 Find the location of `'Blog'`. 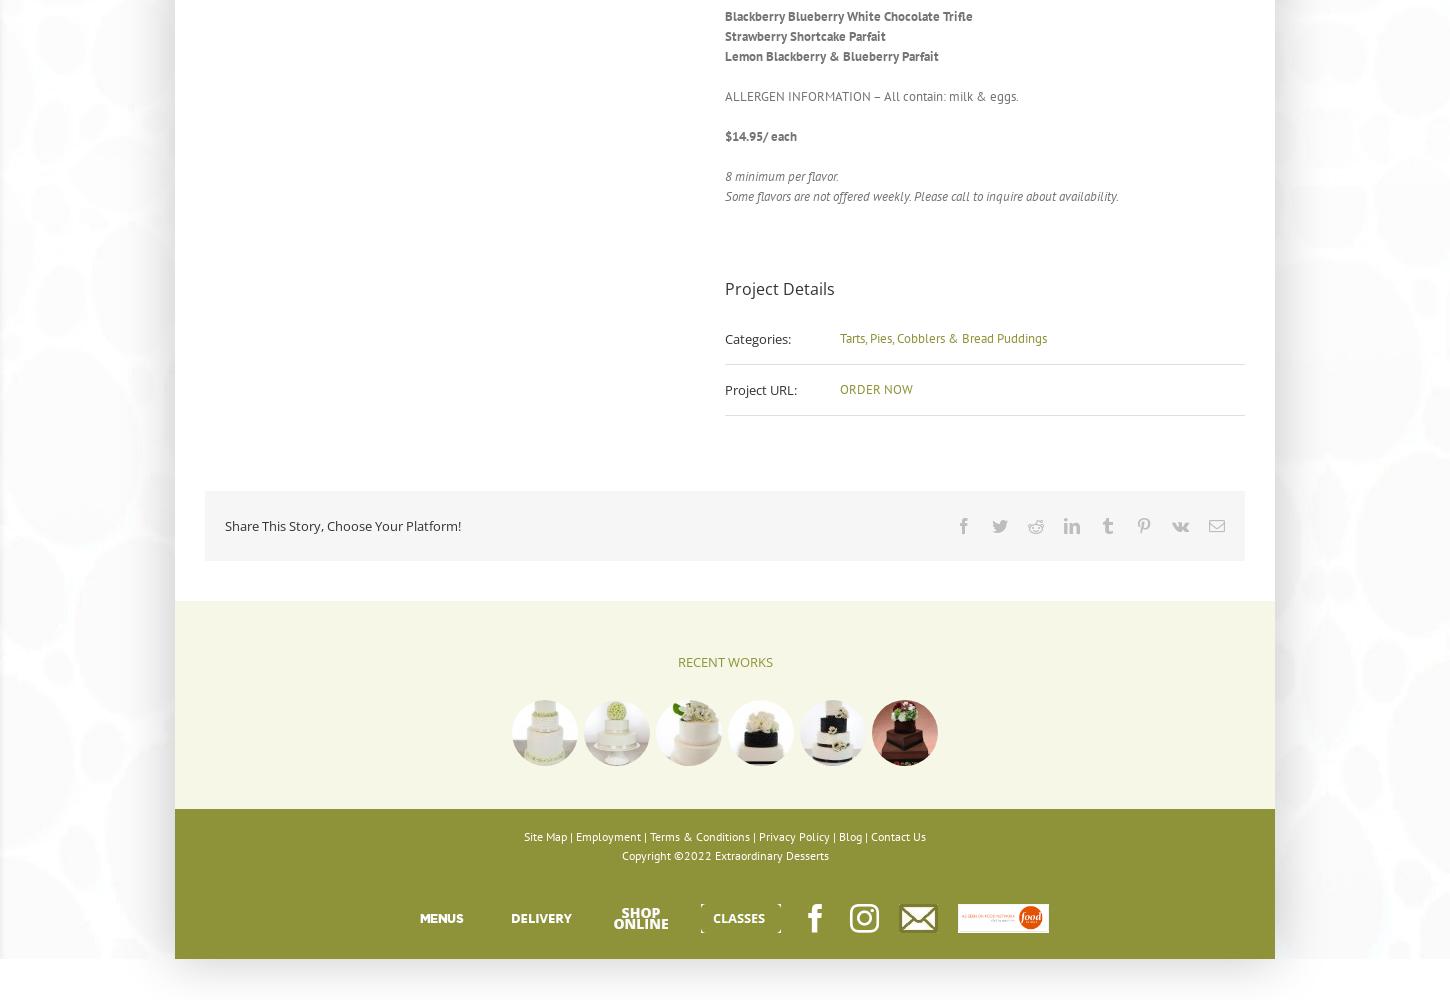

'Blog' is located at coordinates (849, 835).